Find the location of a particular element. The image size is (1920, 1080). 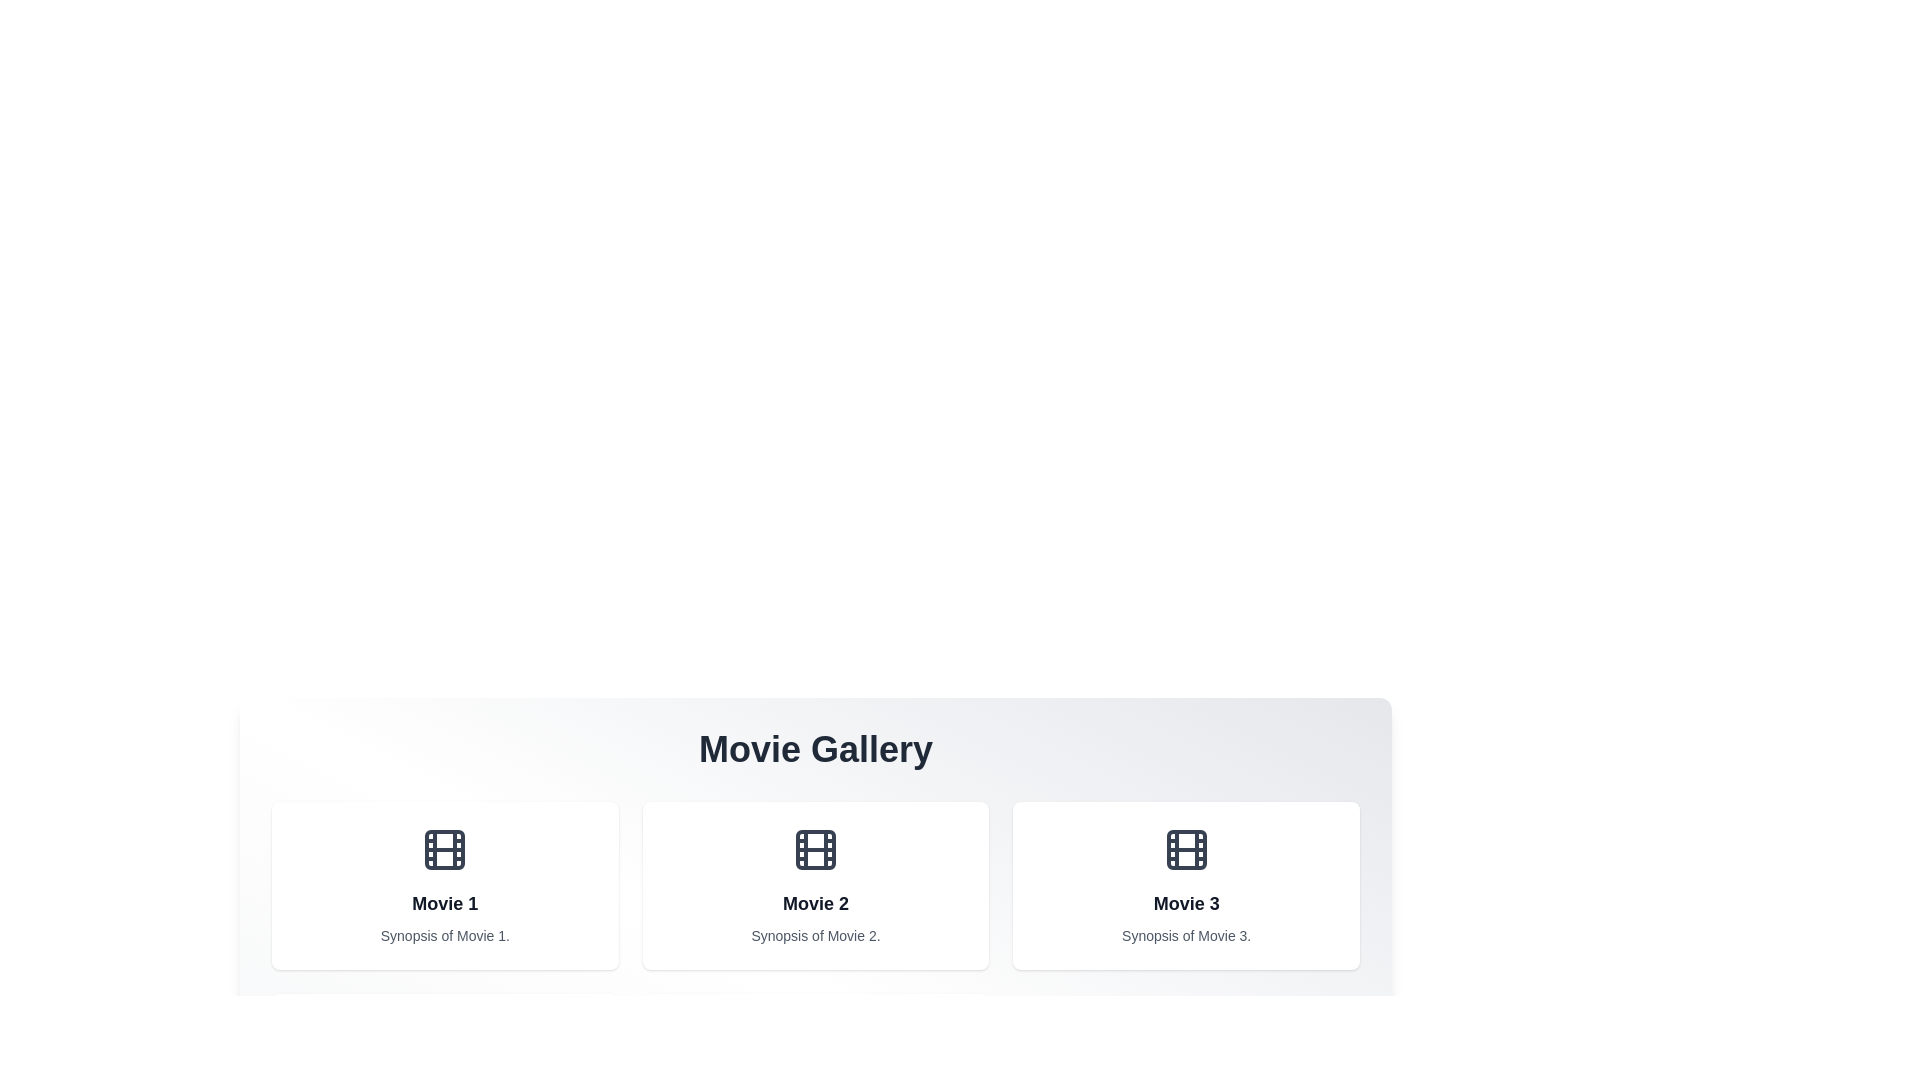

the text label that reads 'Synopsis of Movie 3.' located under the 'Movie 3' title and icon in the third card of the 'Movie Gallery' is located at coordinates (1186, 936).